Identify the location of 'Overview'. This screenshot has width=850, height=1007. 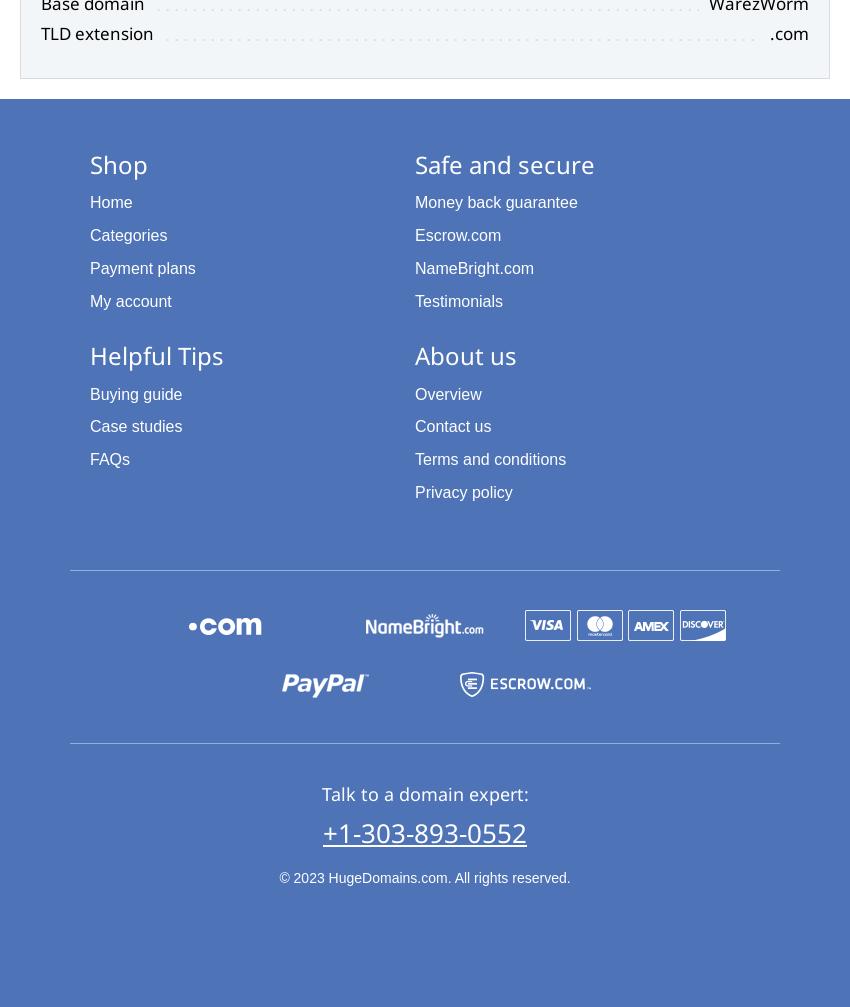
(447, 393).